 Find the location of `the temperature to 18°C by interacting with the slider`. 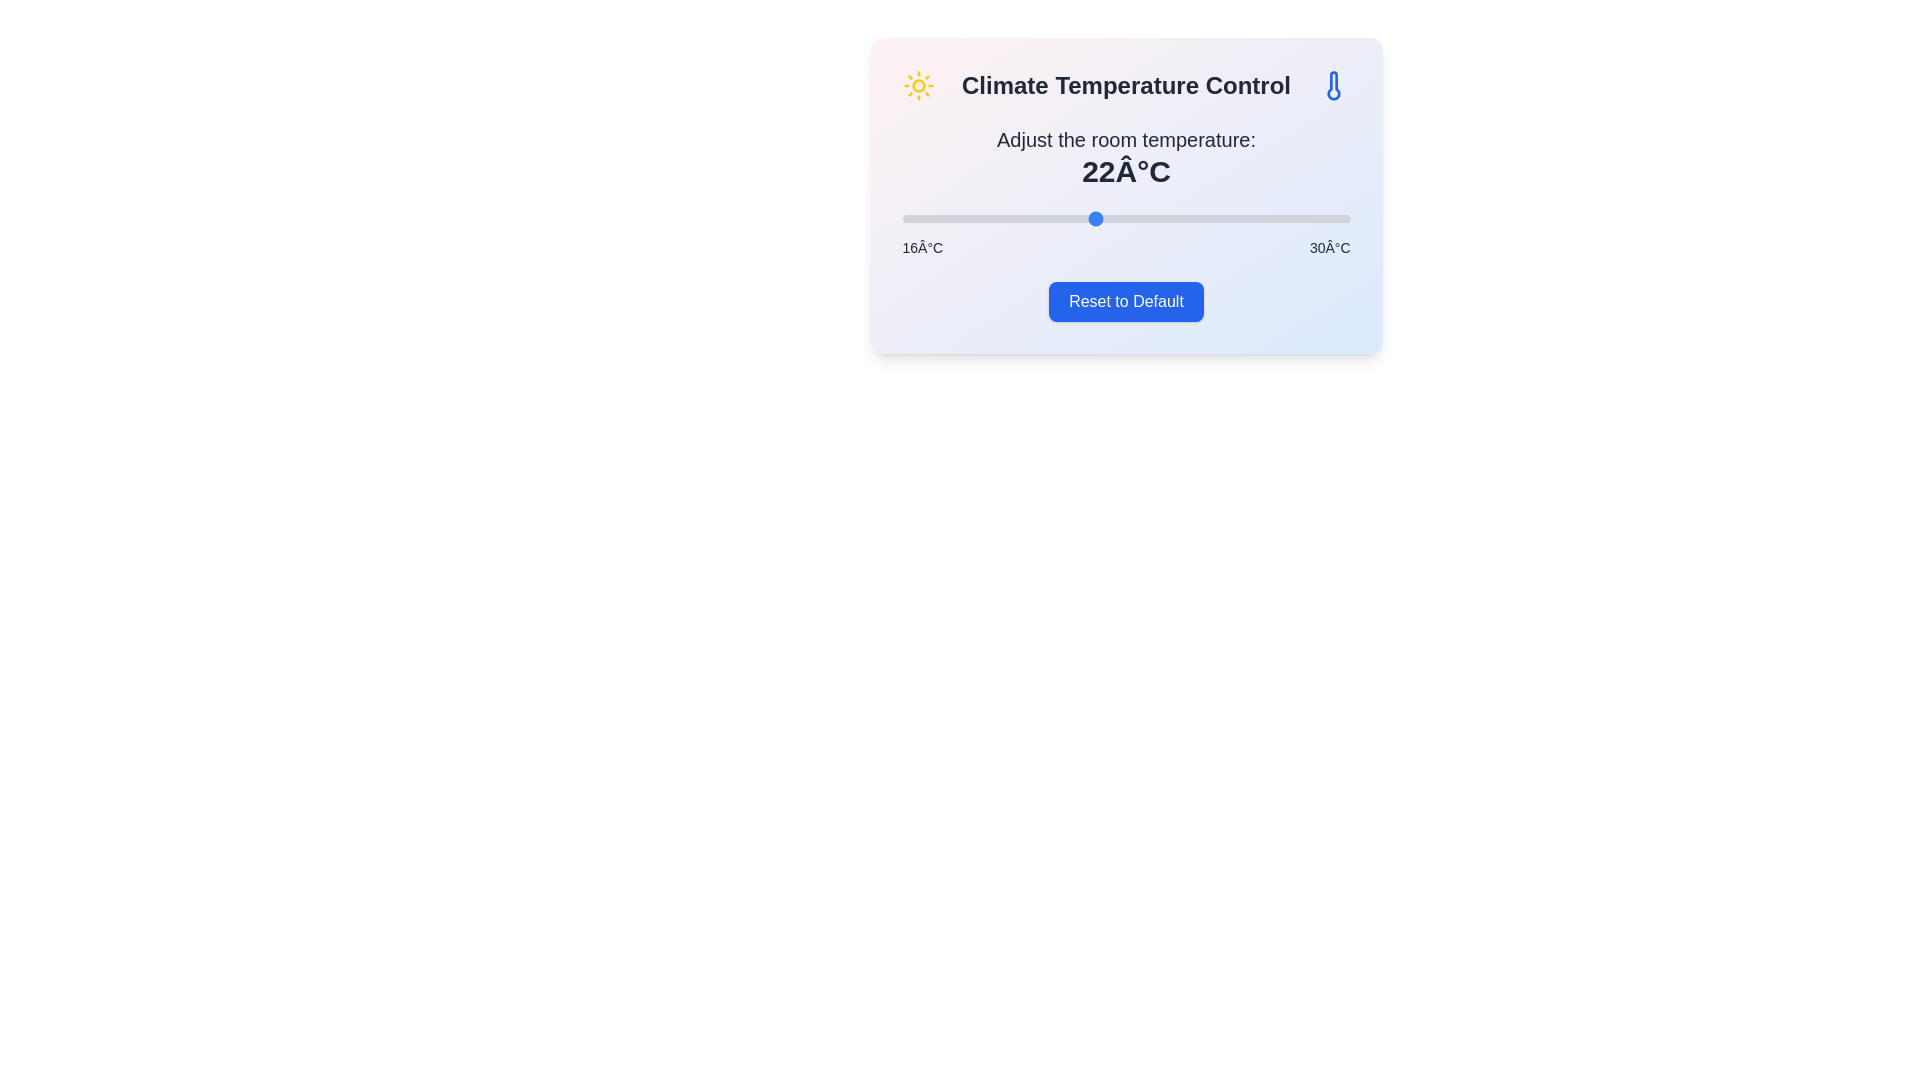

the temperature to 18°C by interacting with the slider is located at coordinates (966, 219).